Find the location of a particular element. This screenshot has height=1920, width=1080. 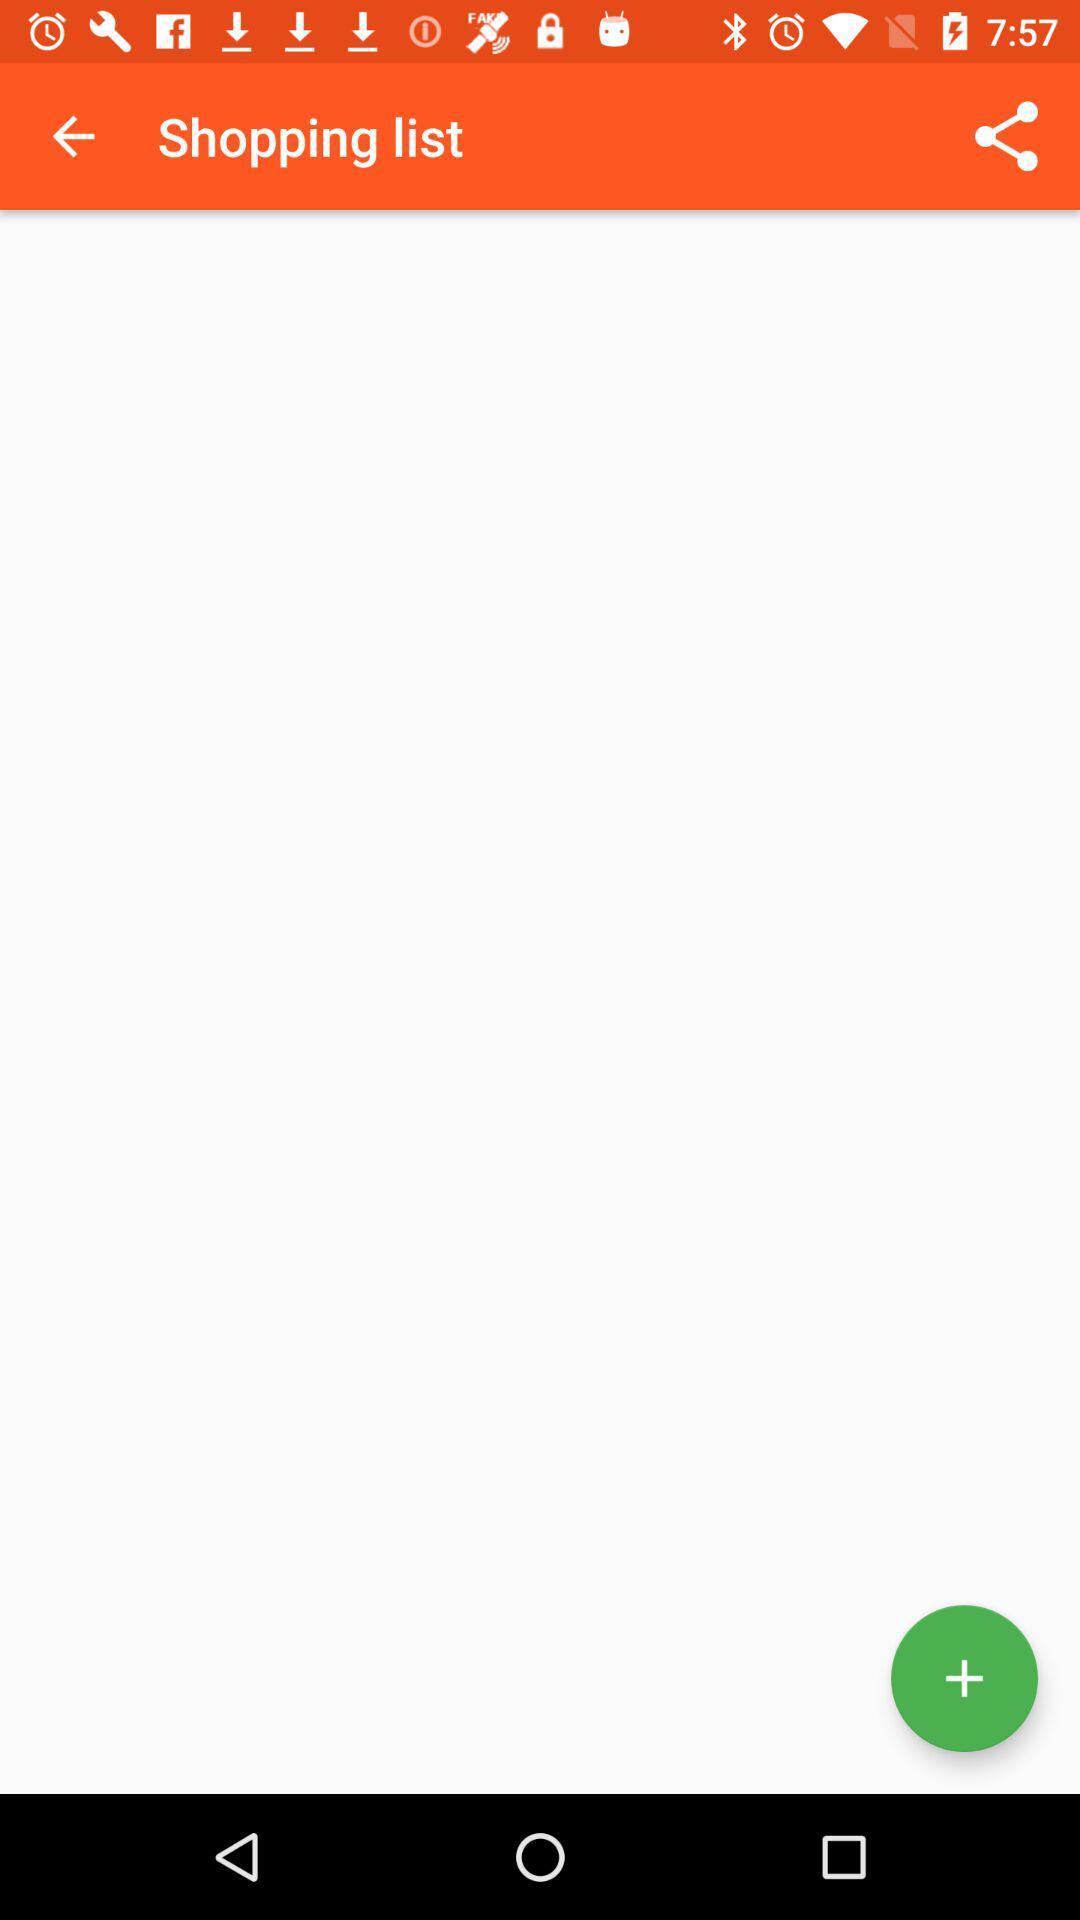

the item to the left of shopping list app is located at coordinates (72, 135).